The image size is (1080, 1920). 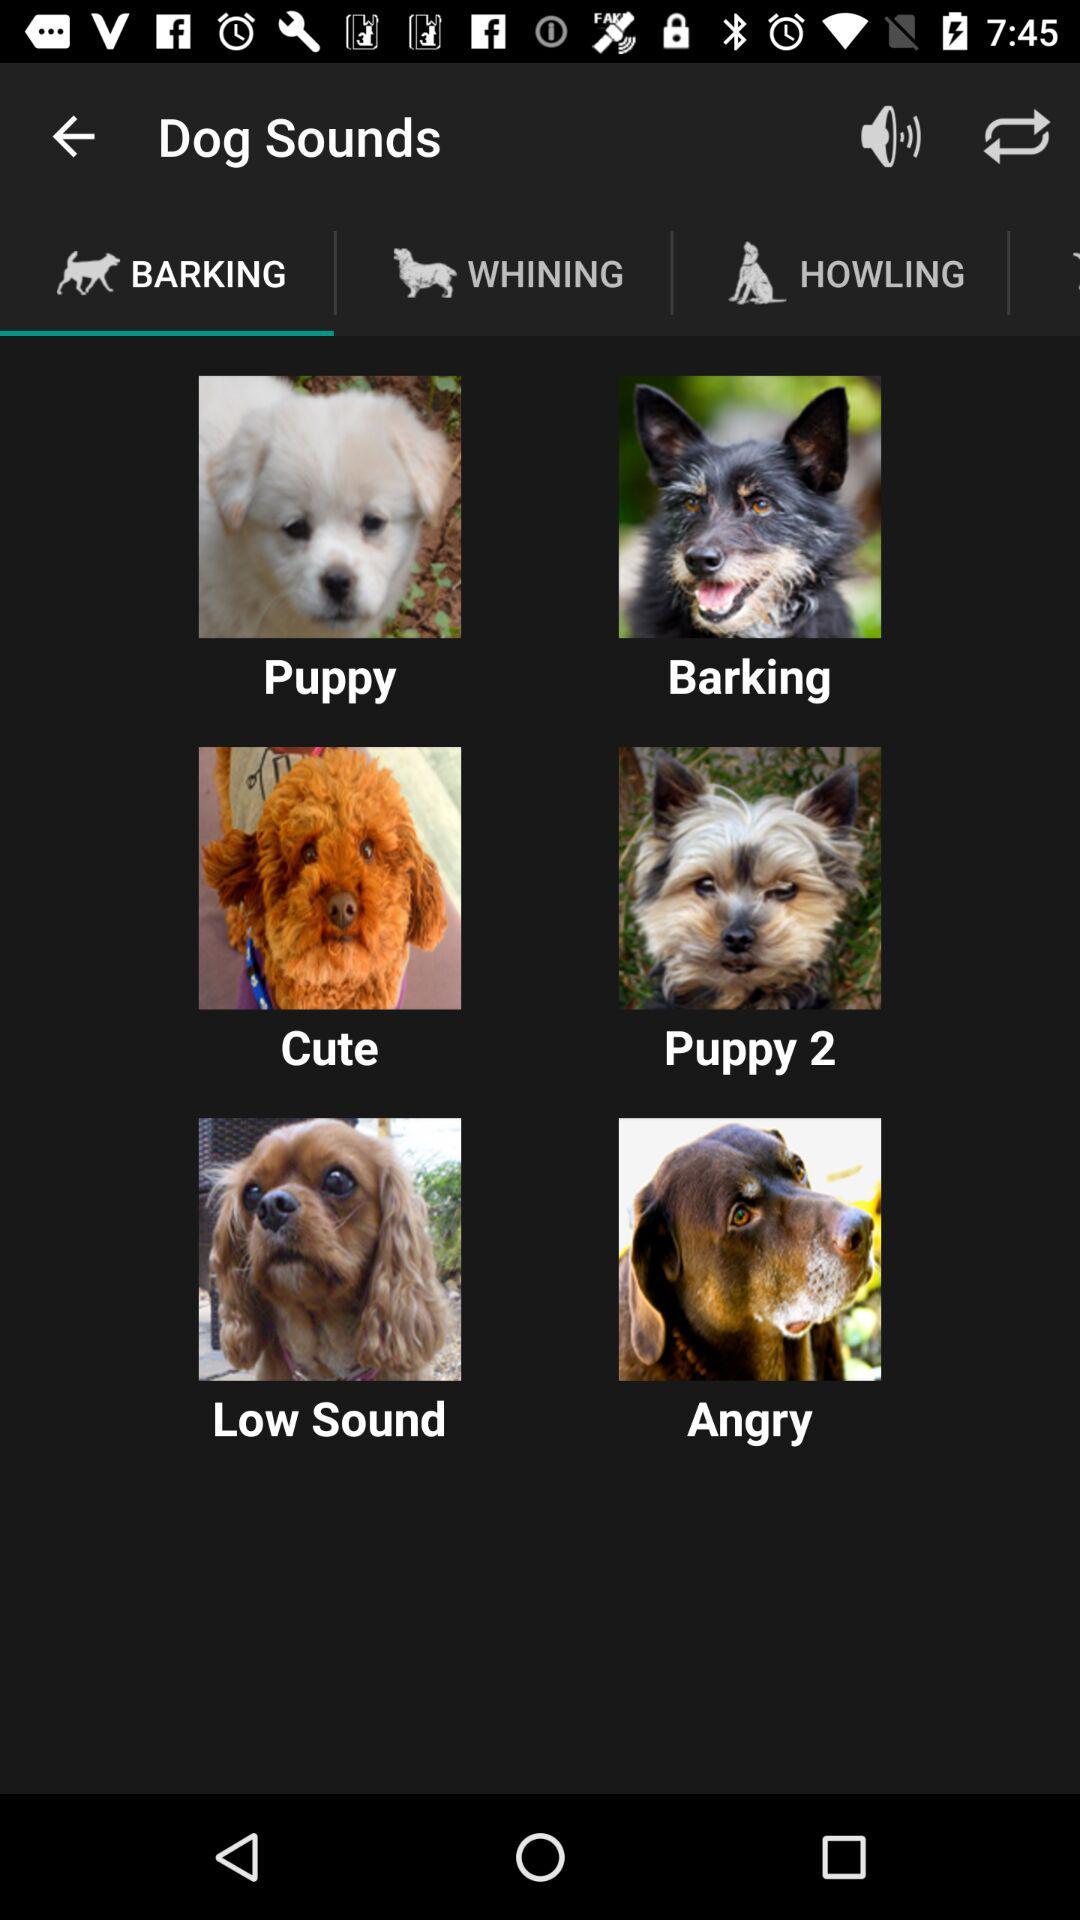 What do you see at coordinates (1017, 135) in the screenshot?
I see `sound repeat` at bounding box center [1017, 135].